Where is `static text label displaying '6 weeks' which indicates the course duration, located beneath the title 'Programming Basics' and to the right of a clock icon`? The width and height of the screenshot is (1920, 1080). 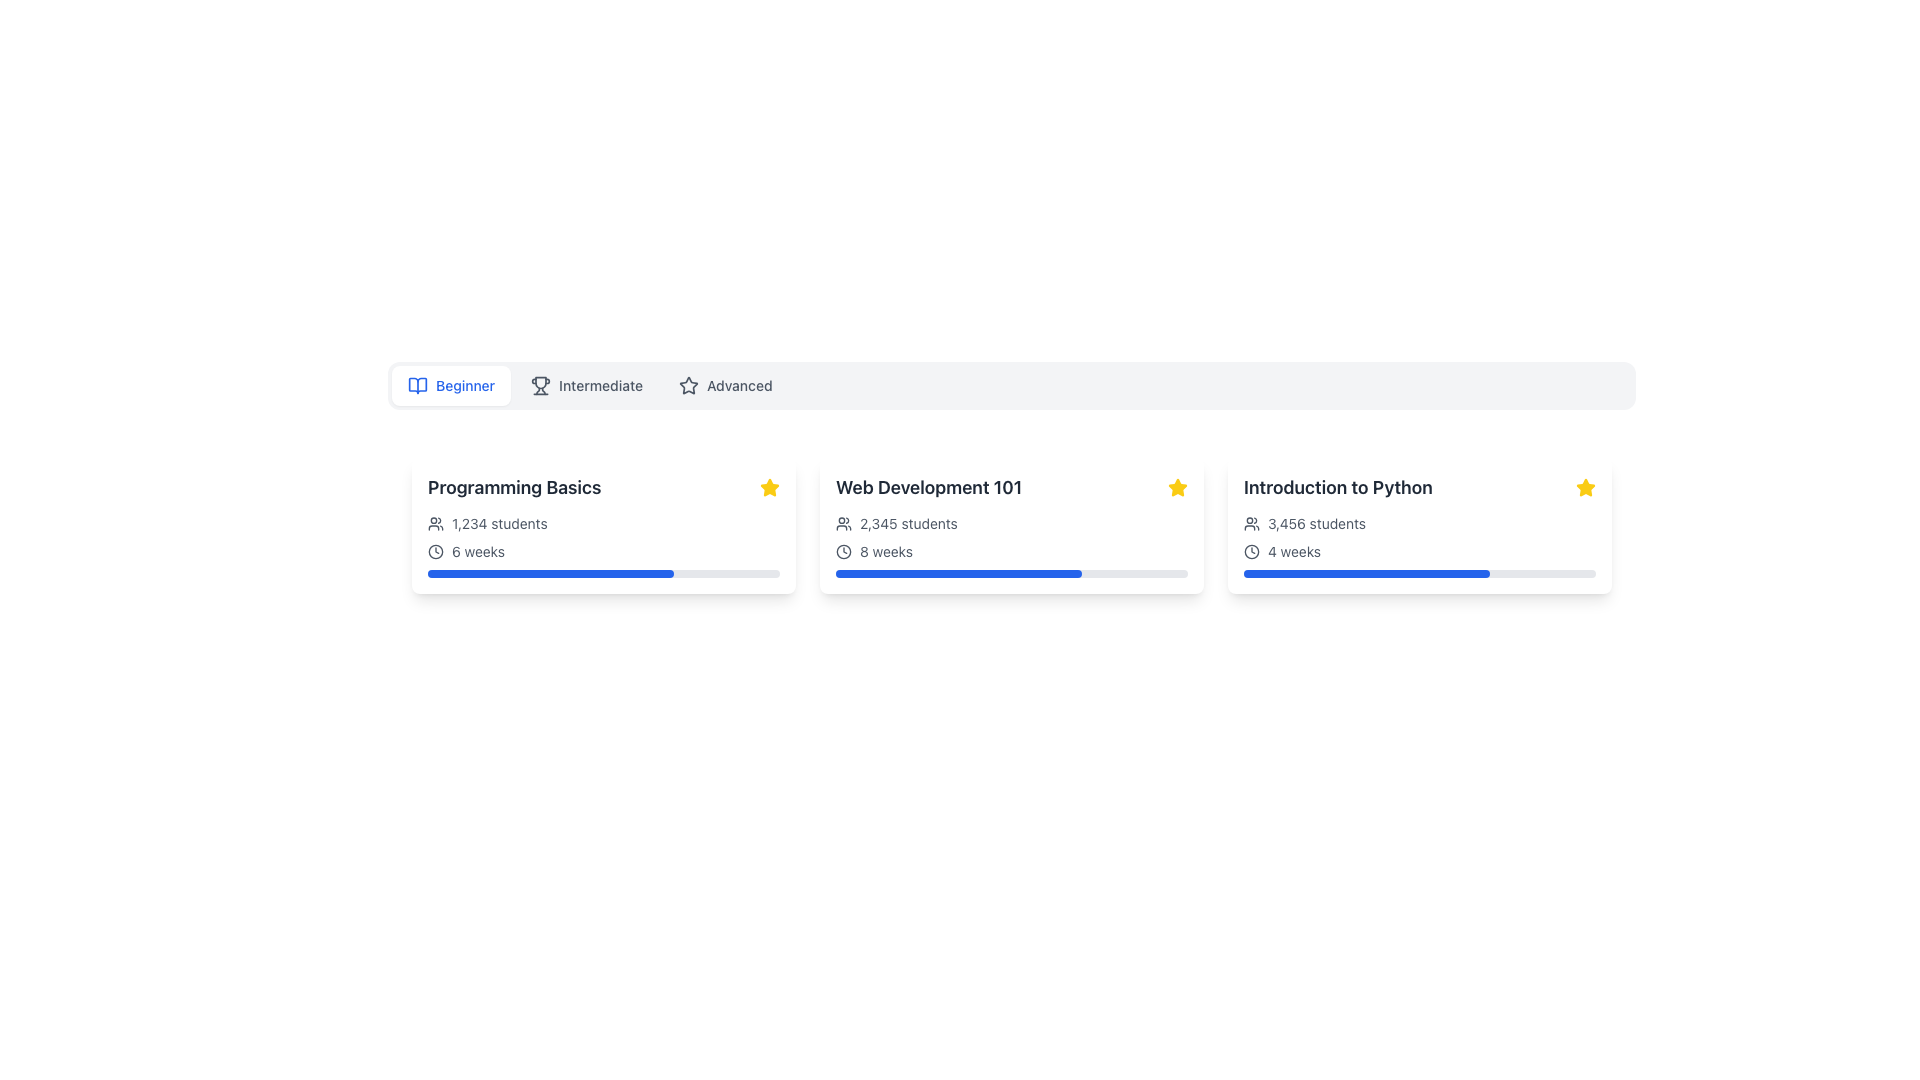
static text label displaying '6 weeks' which indicates the course duration, located beneath the title 'Programming Basics' and to the right of a clock icon is located at coordinates (477, 551).